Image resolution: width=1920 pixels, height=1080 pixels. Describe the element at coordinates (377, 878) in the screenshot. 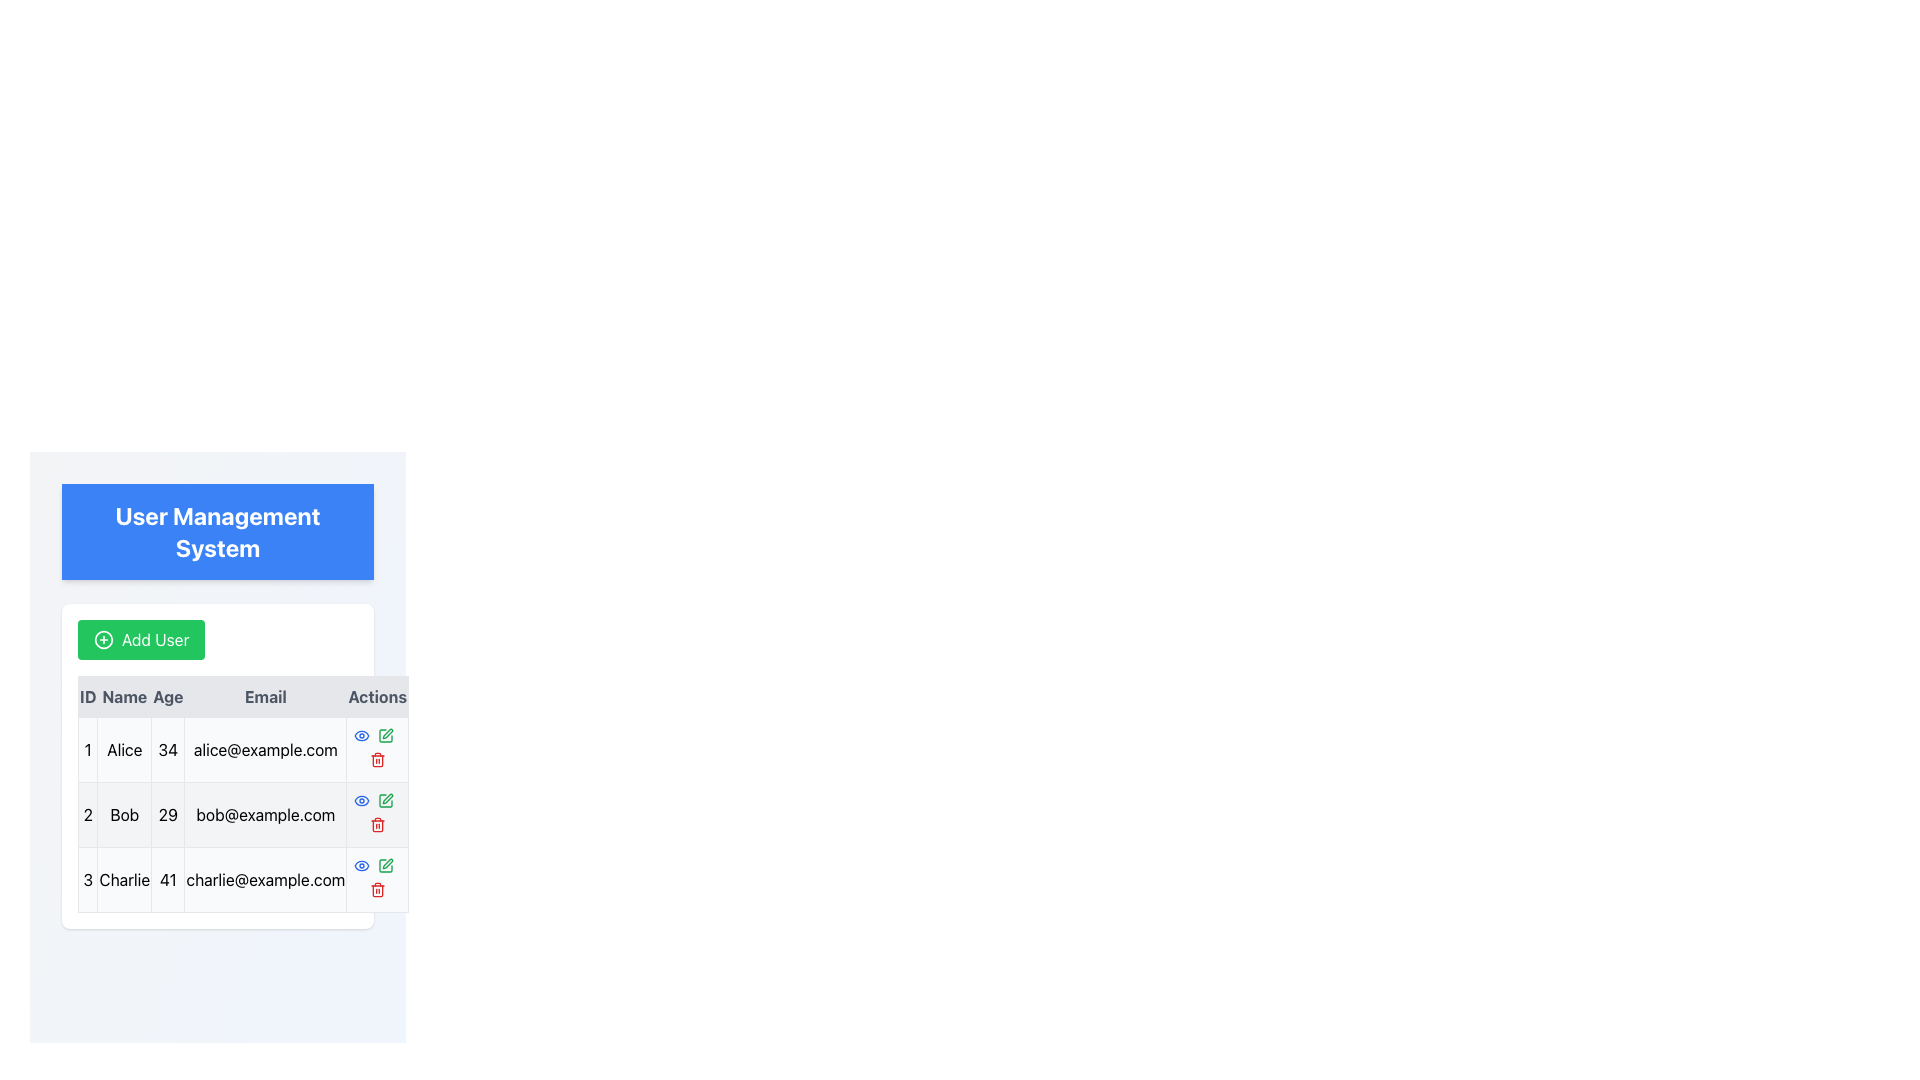

I see `the delete button icon in the actions column for the user 'Charlie' (ID '3') to initiate deletion` at that location.